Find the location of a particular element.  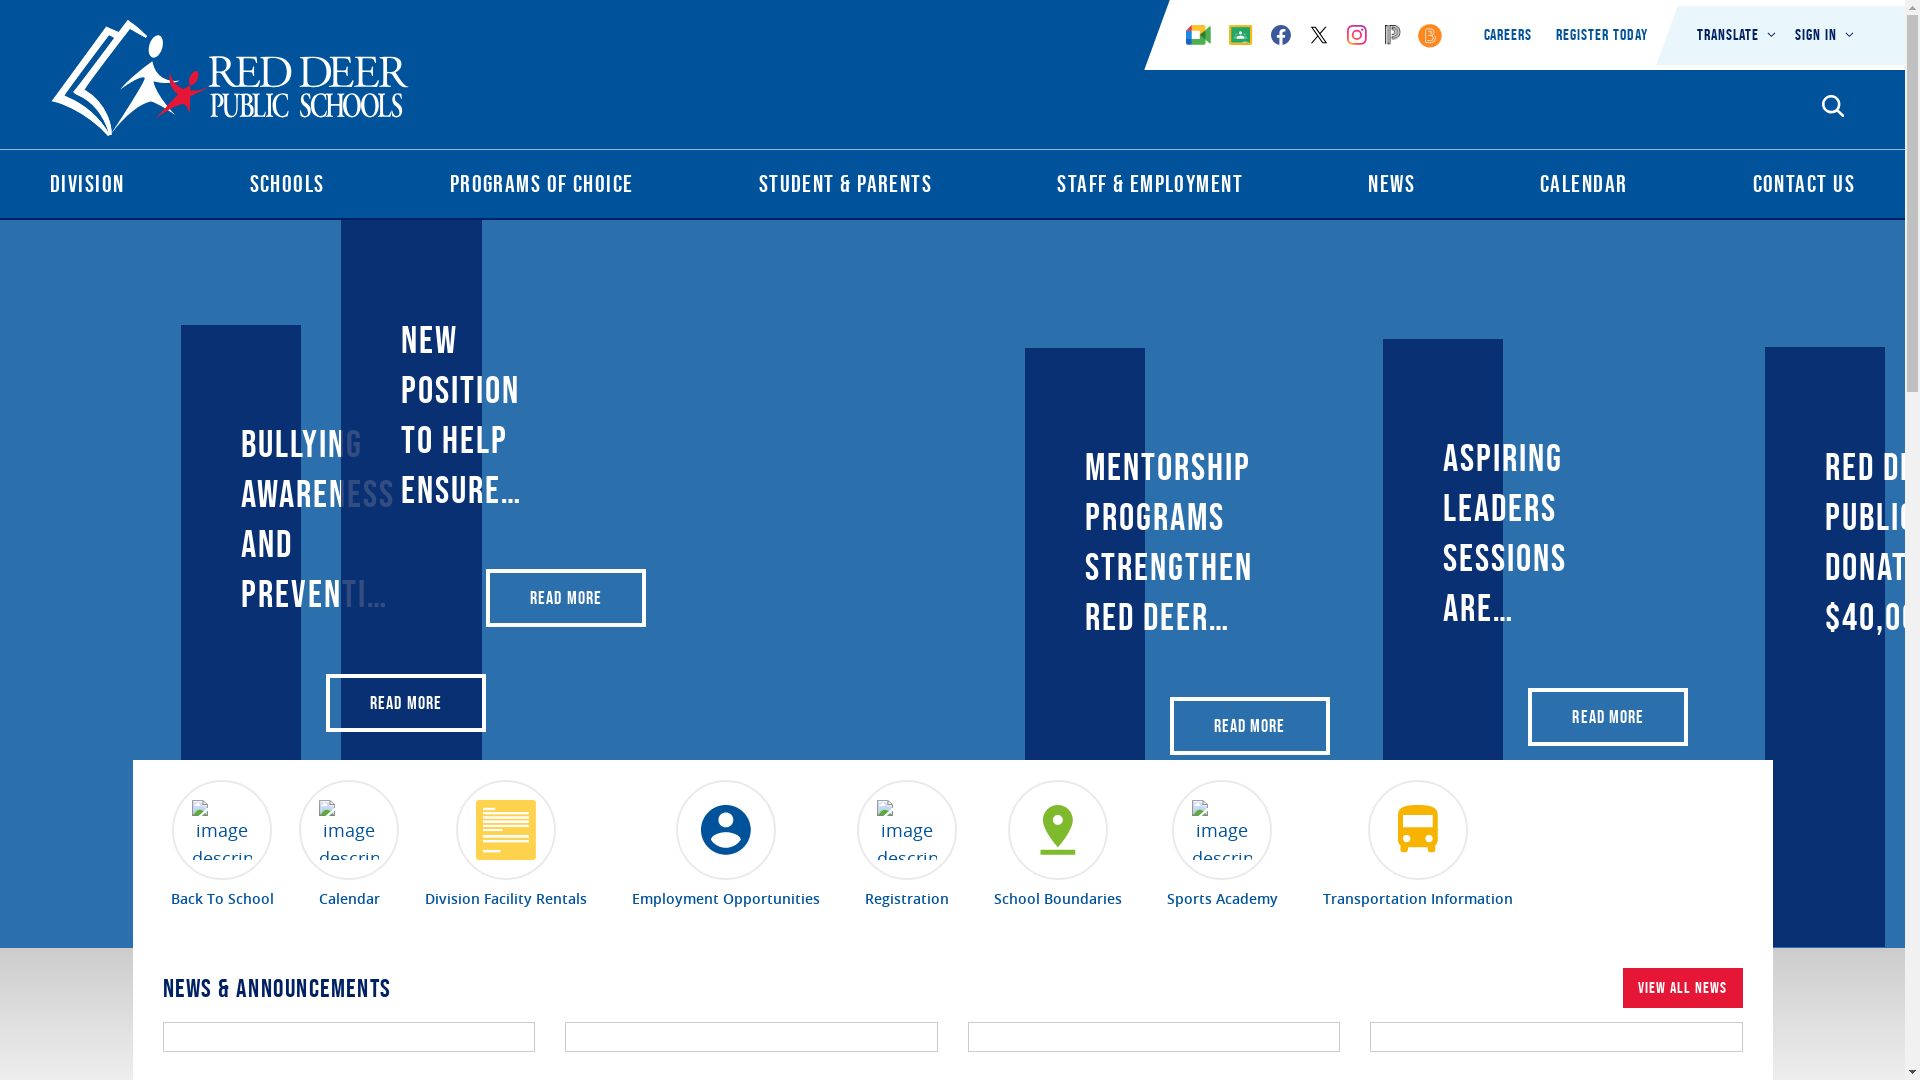

'Sign In' is located at coordinates (1824, 35).